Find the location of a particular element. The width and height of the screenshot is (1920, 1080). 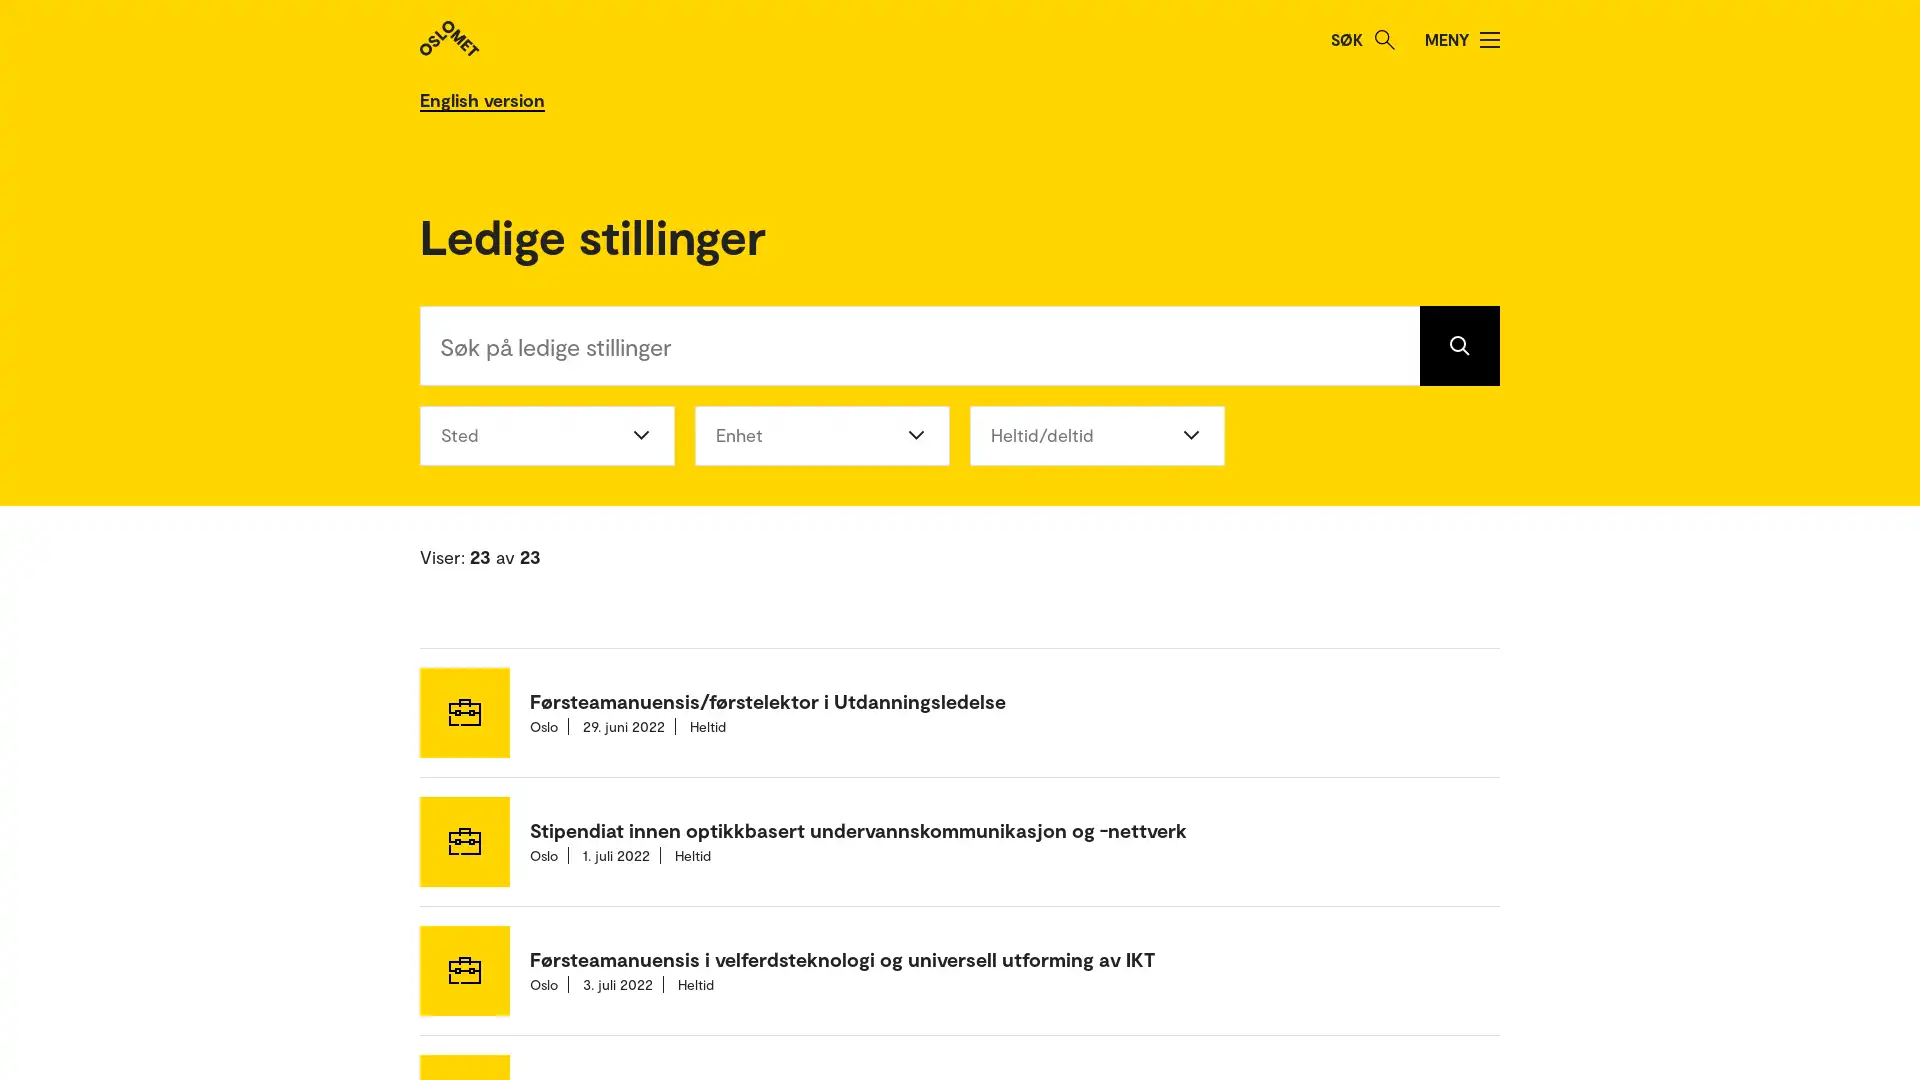

Sk is located at coordinates (1459, 343).